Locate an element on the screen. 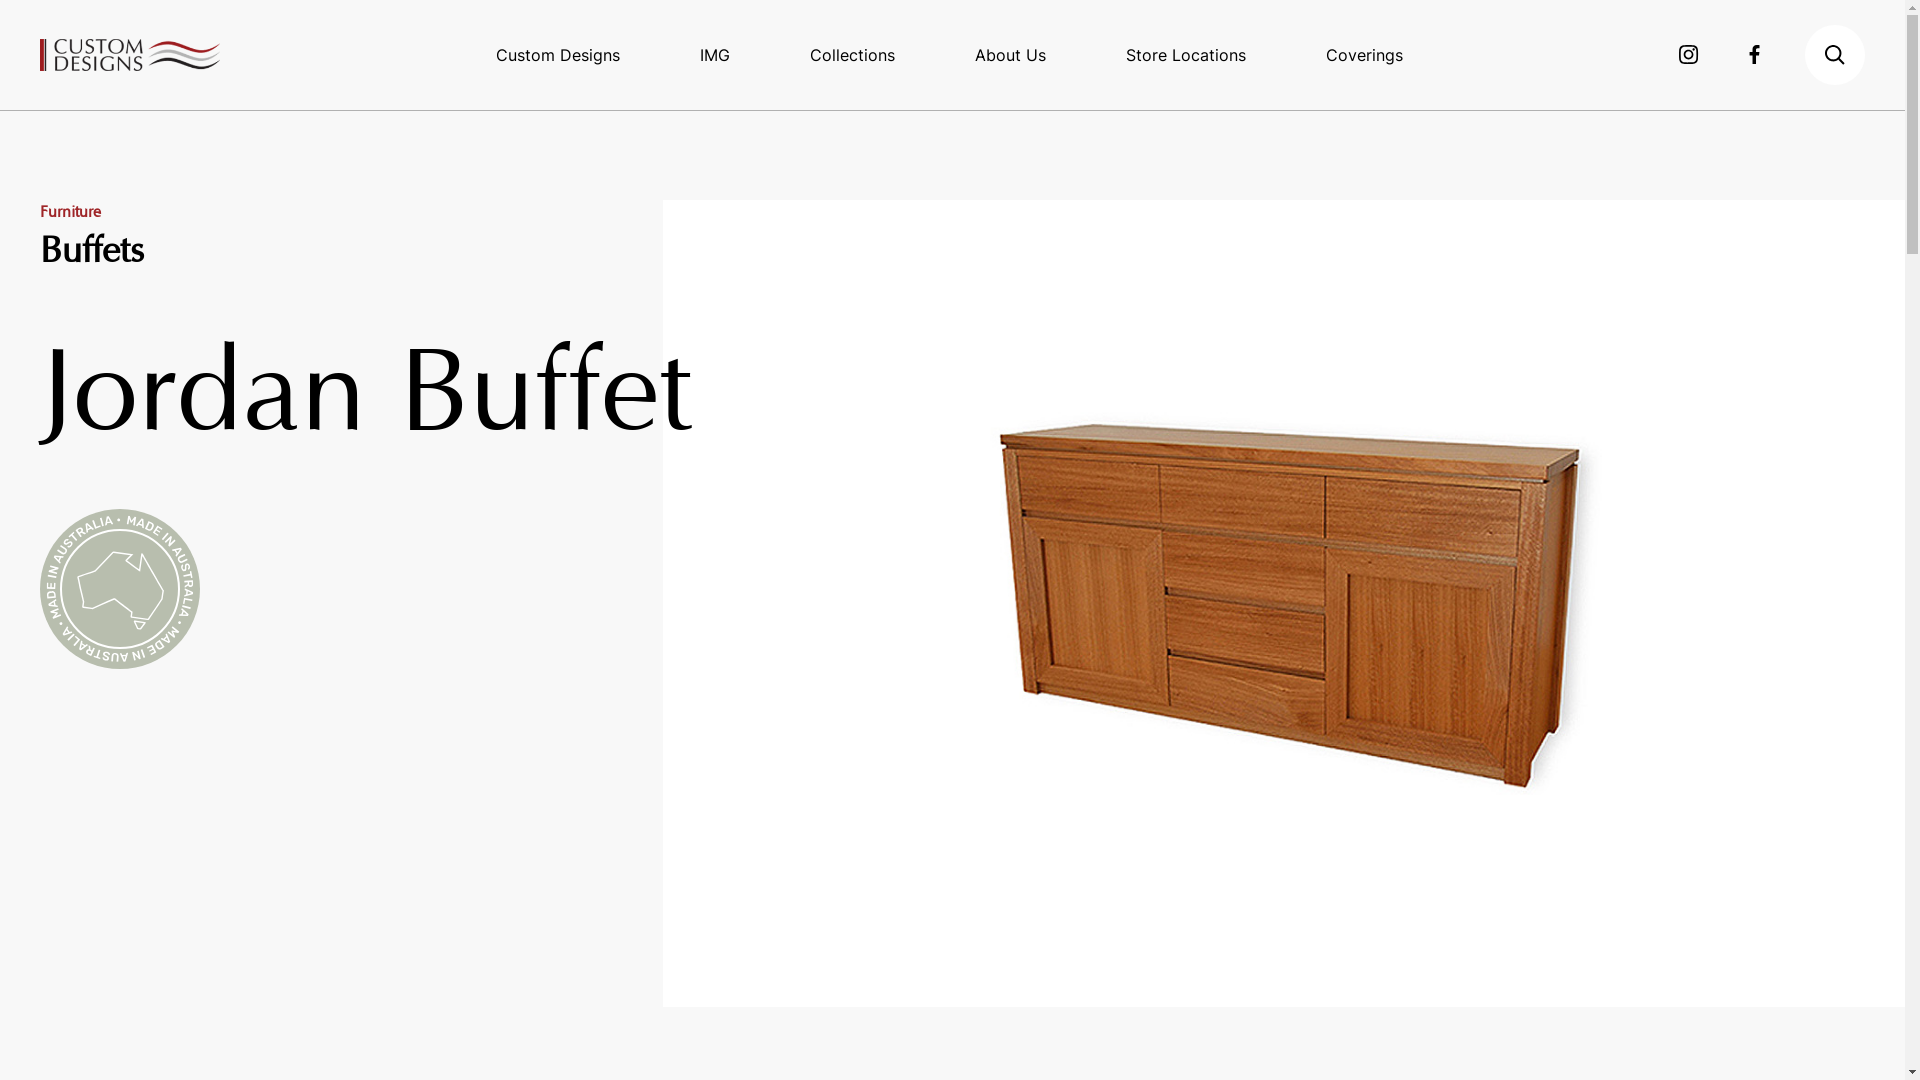 Image resolution: width=1920 pixels, height=1080 pixels. 'Instagram' is located at coordinates (1688, 53).